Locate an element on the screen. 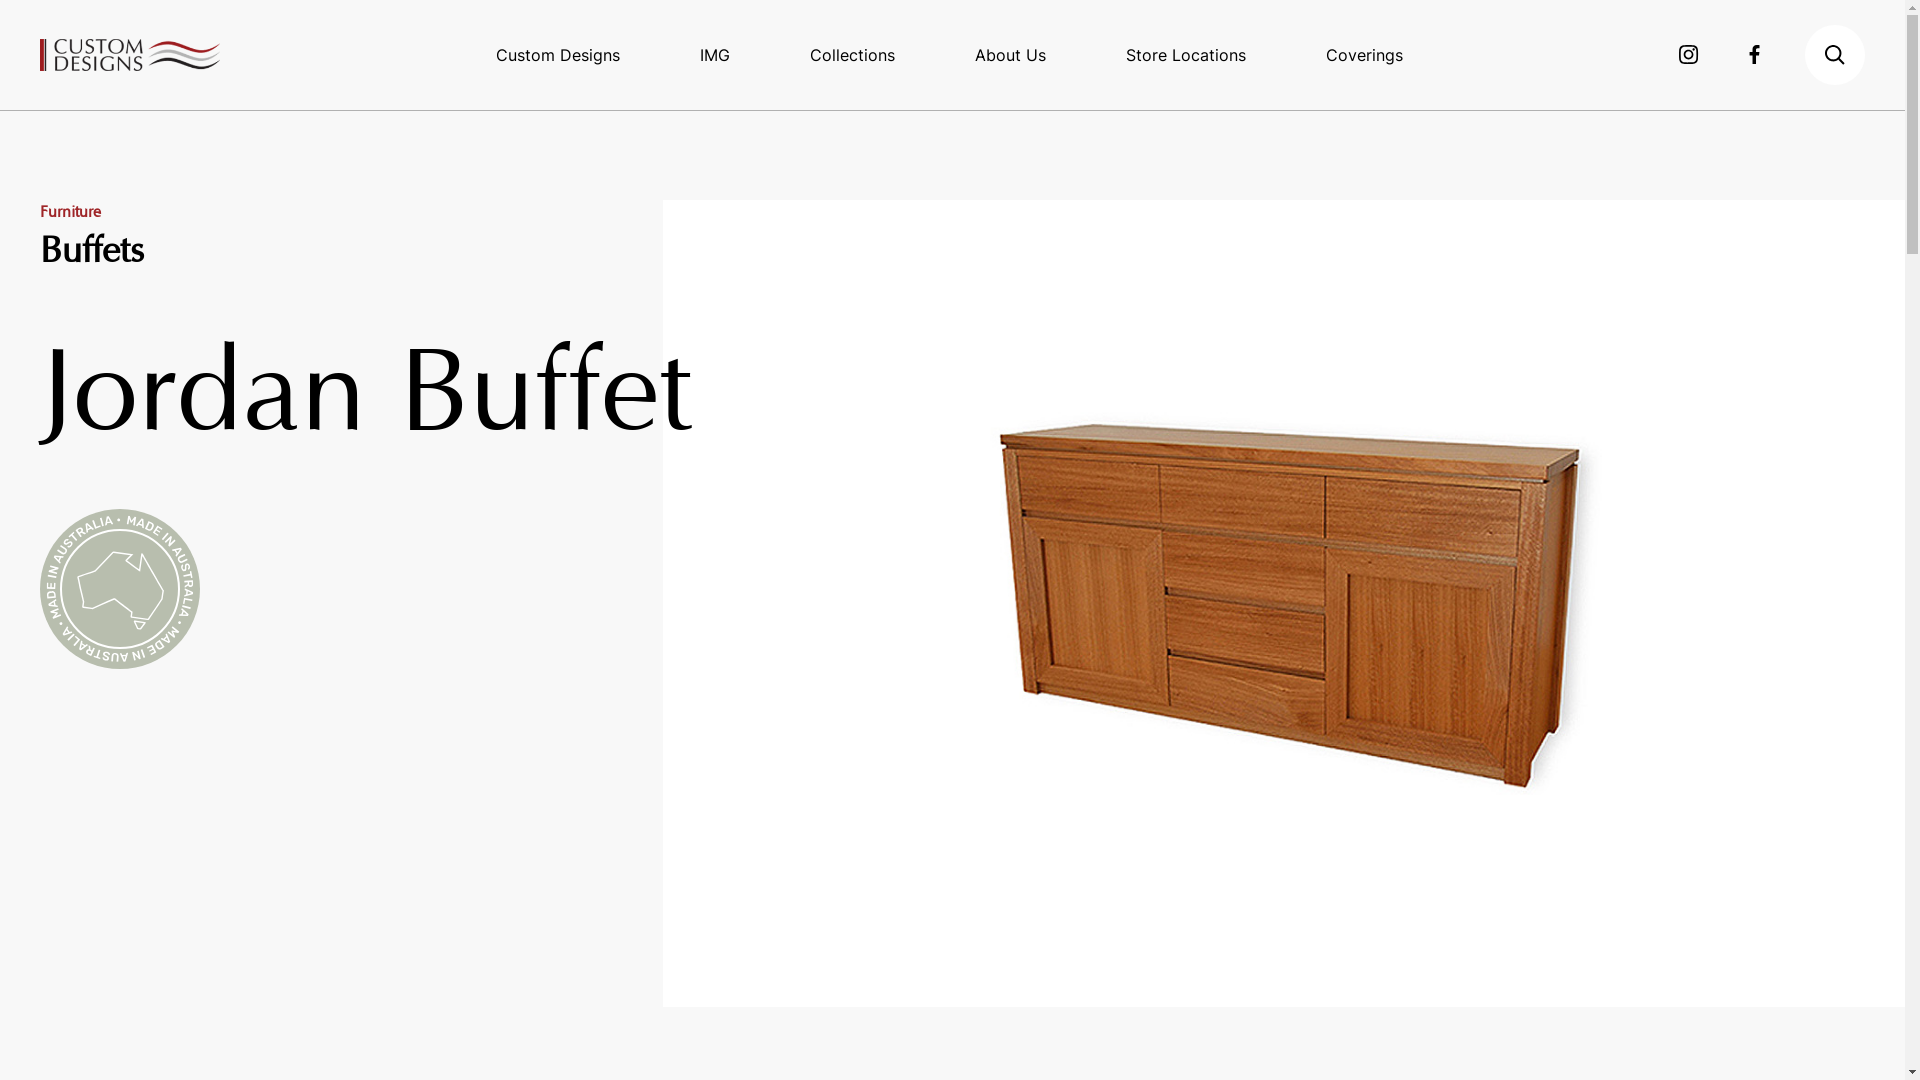 Image resolution: width=1920 pixels, height=1080 pixels. 'Instagram' is located at coordinates (1688, 53).